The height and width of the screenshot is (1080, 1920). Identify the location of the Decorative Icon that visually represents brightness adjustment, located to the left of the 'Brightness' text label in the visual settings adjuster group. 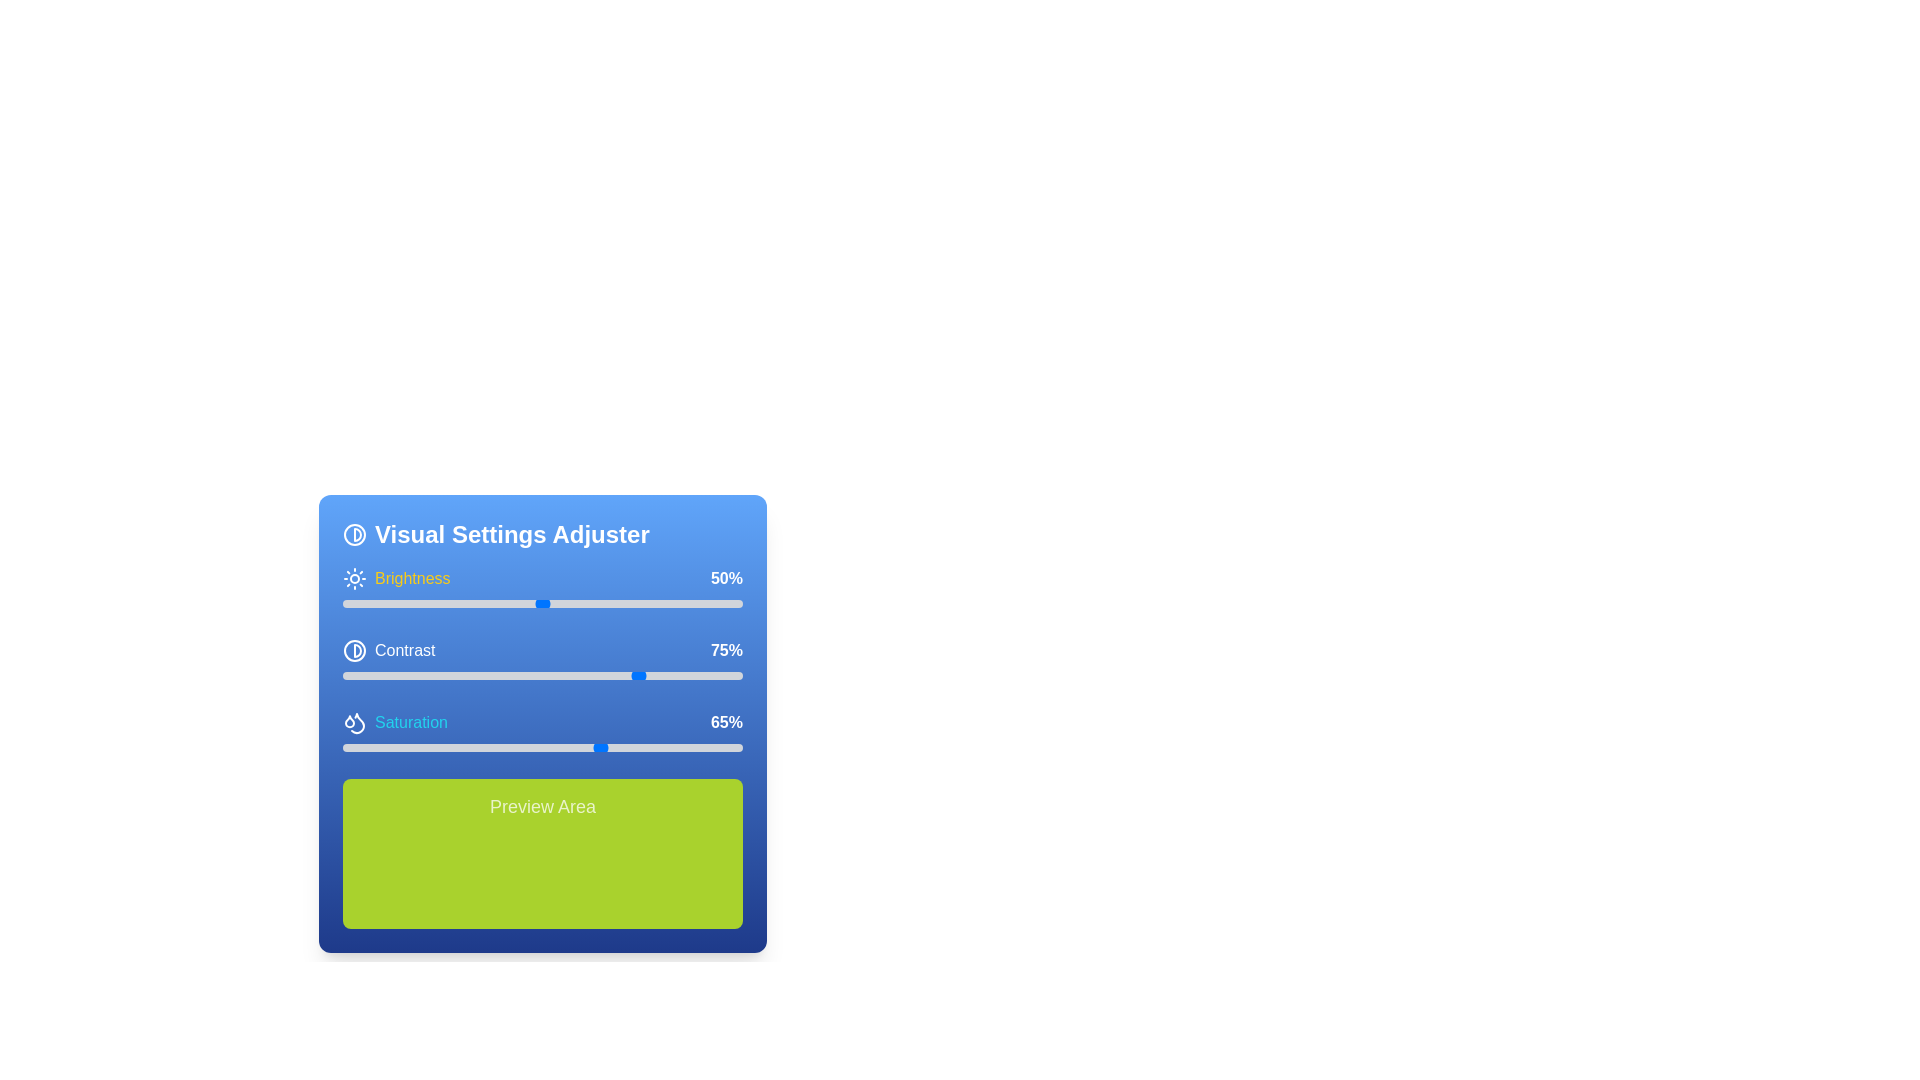
(355, 578).